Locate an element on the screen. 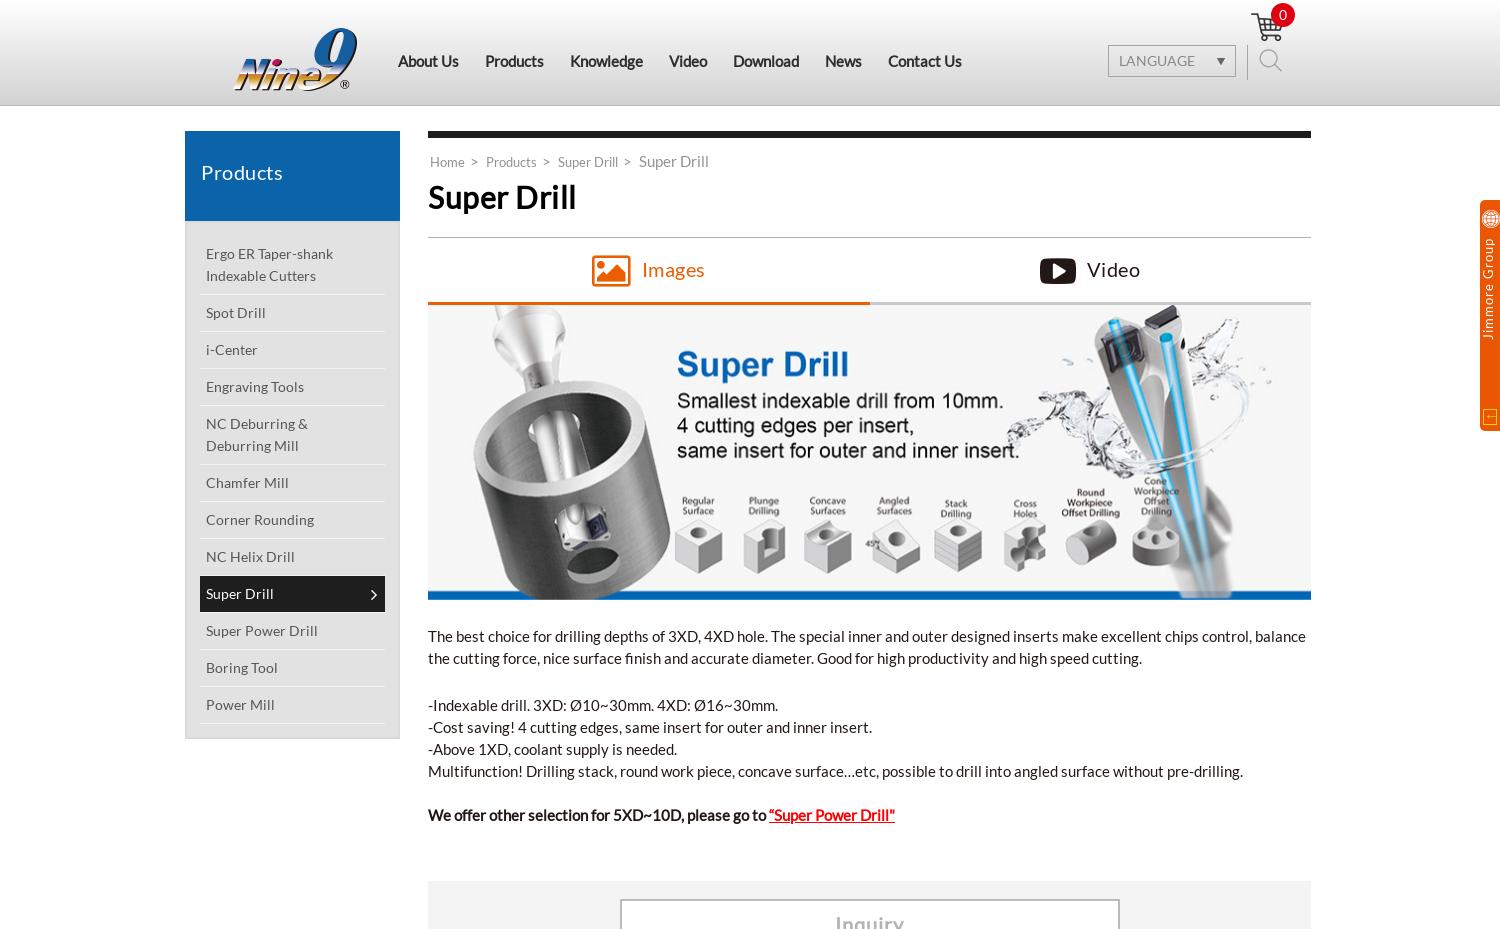  'Spot Drill' is located at coordinates (234, 312).